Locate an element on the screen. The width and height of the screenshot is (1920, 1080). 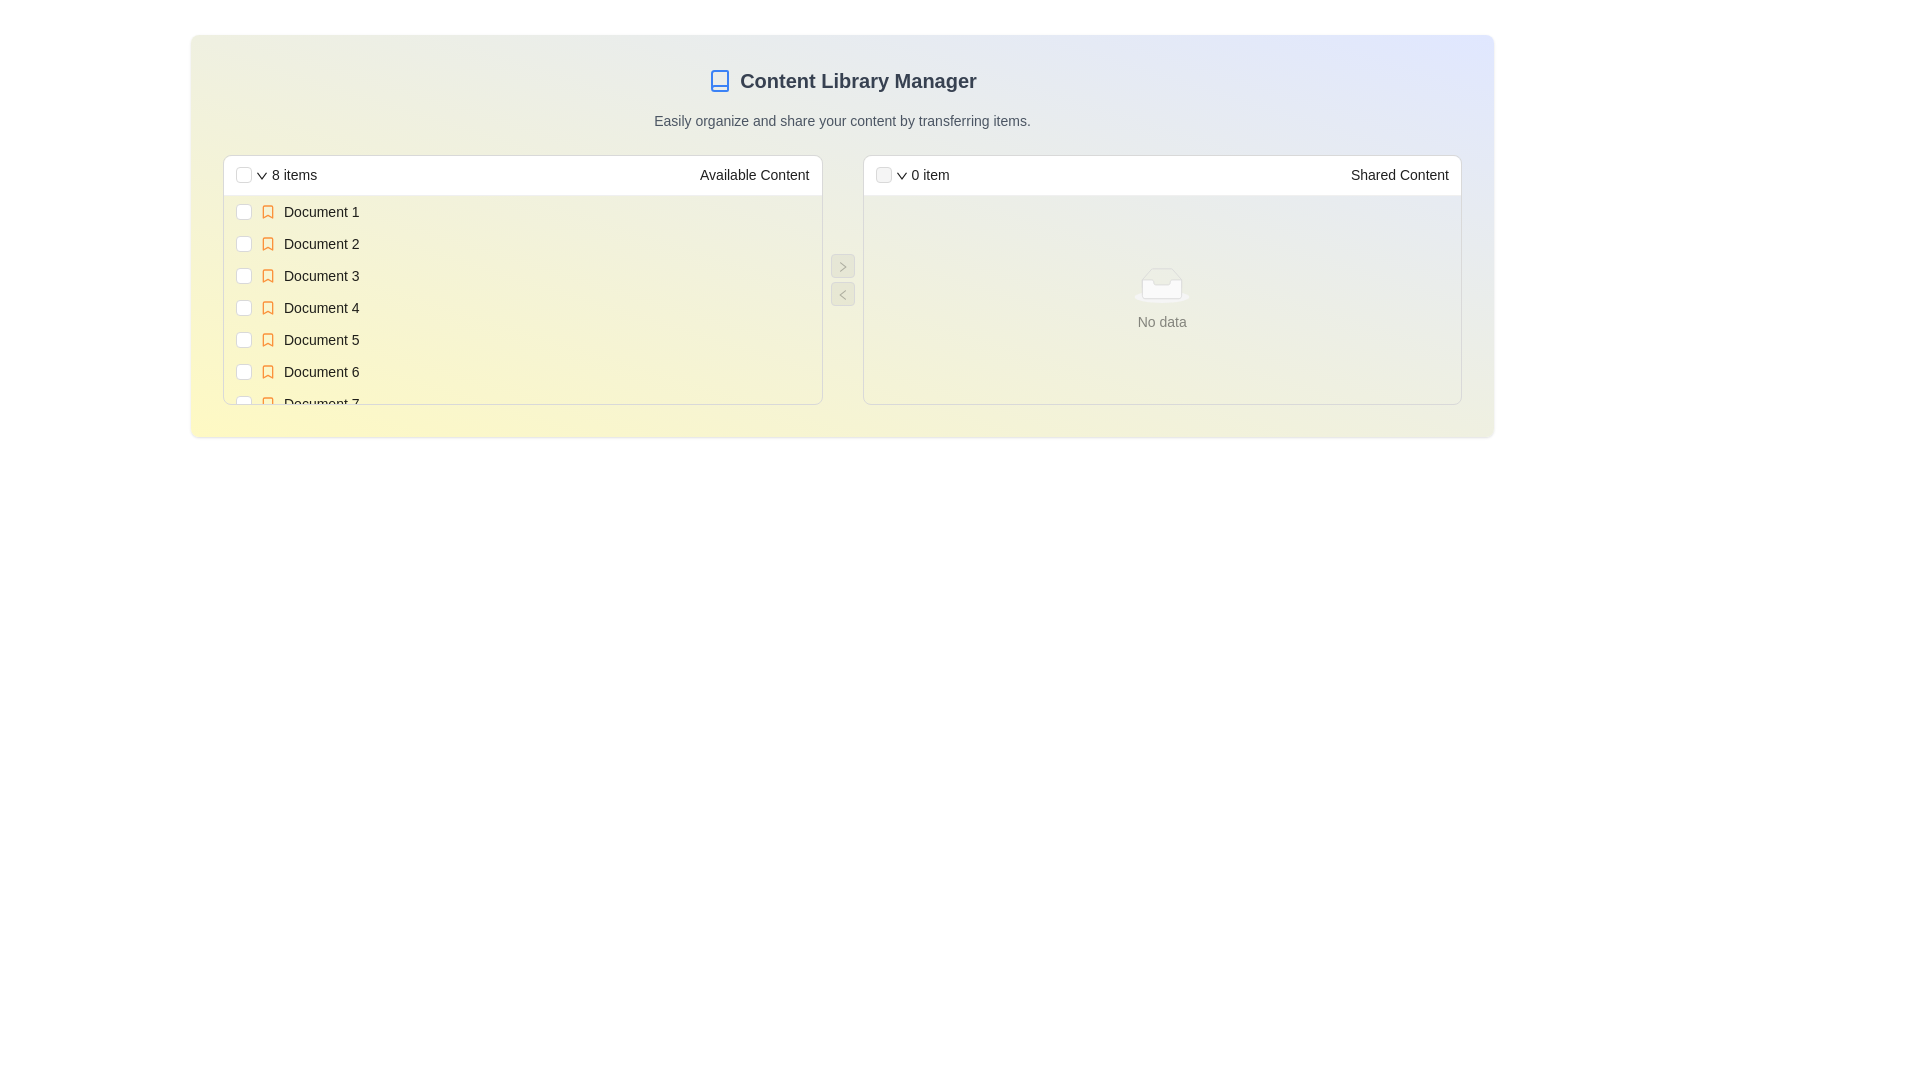
the 'Document 2' selectable list item to focus or highlight it is located at coordinates (522, 242).